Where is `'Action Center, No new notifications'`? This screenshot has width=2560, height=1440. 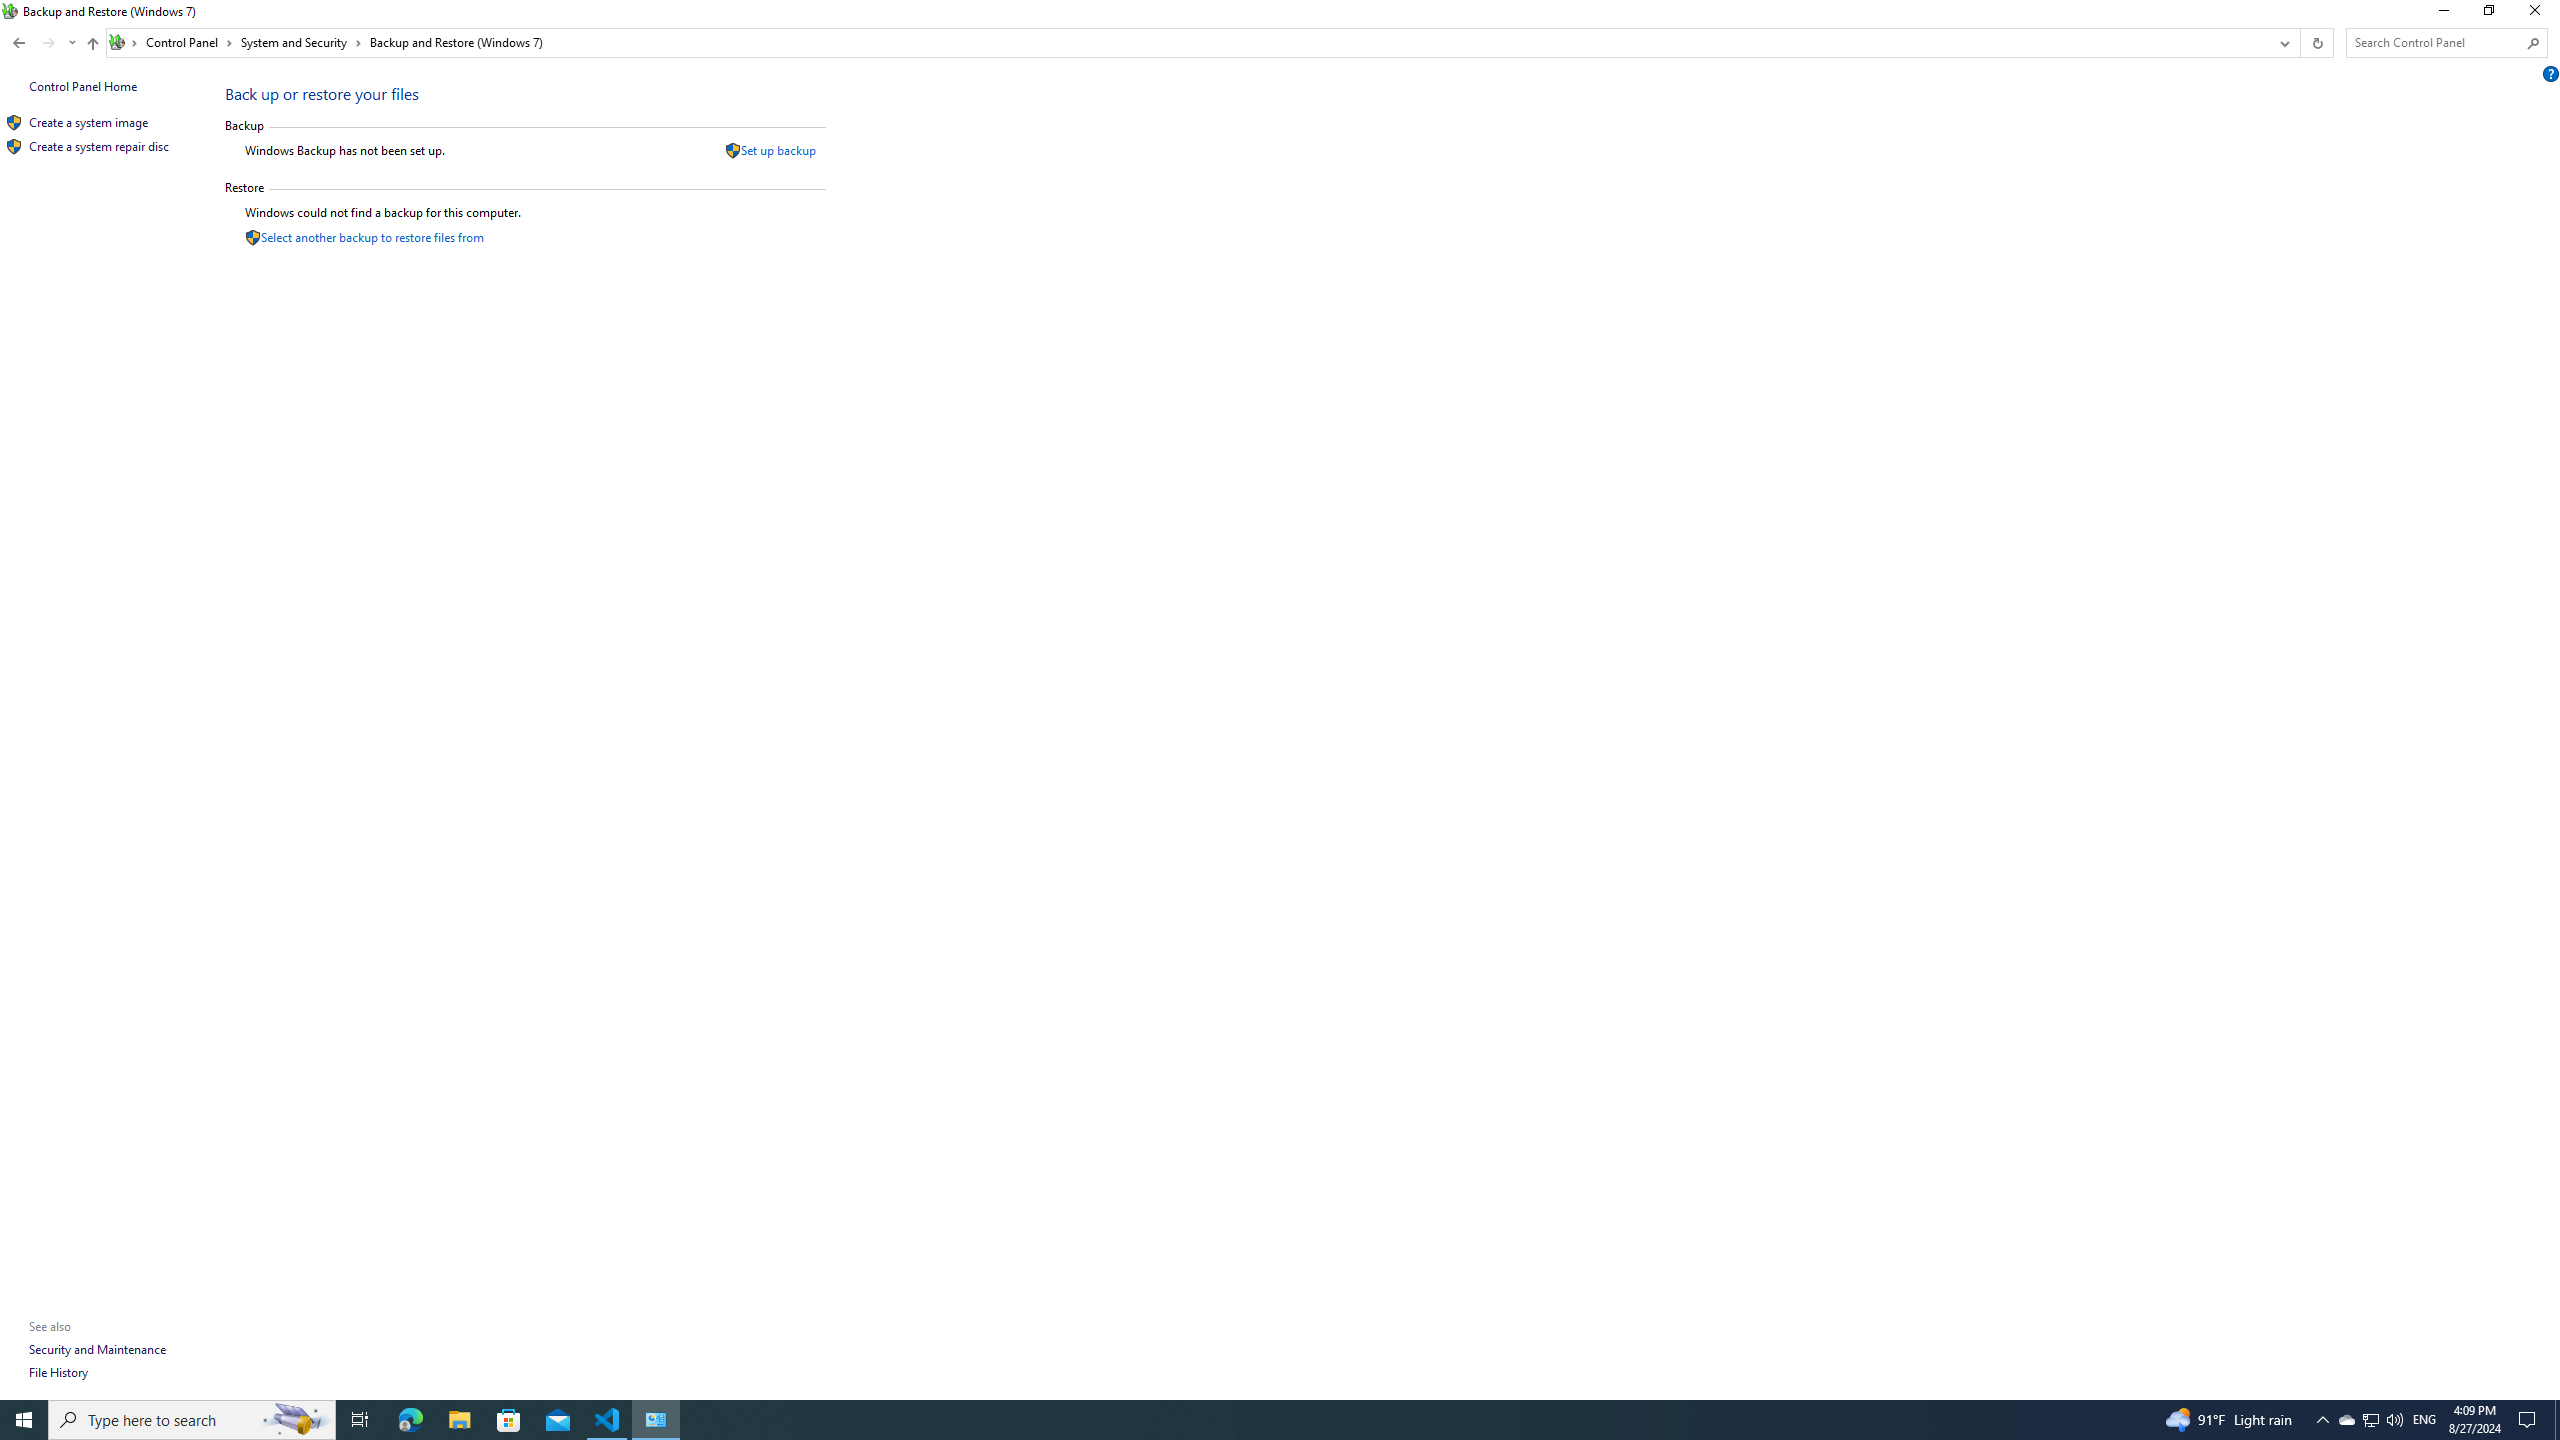
'Action Center, No new notifications' is located at coordinates (2530, 1418).